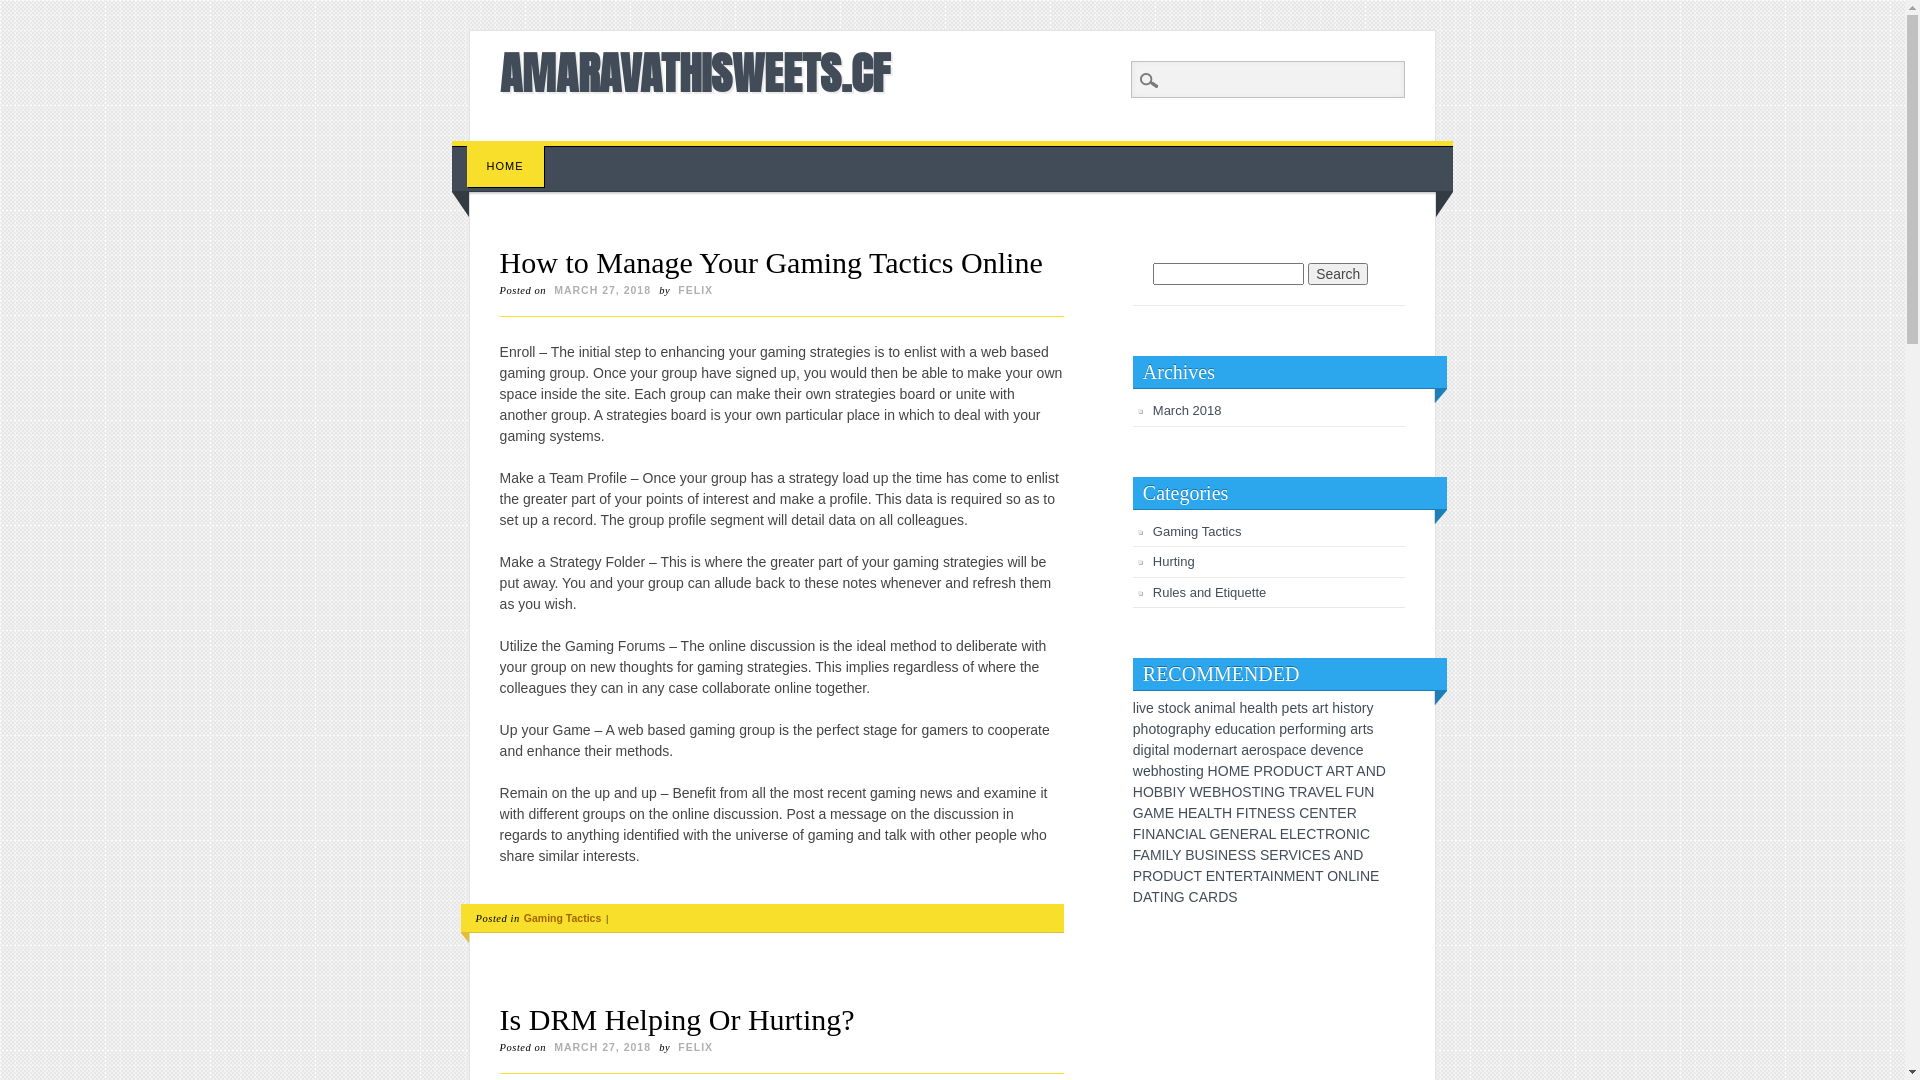  I want to click on 'w', so click(1137, 770).